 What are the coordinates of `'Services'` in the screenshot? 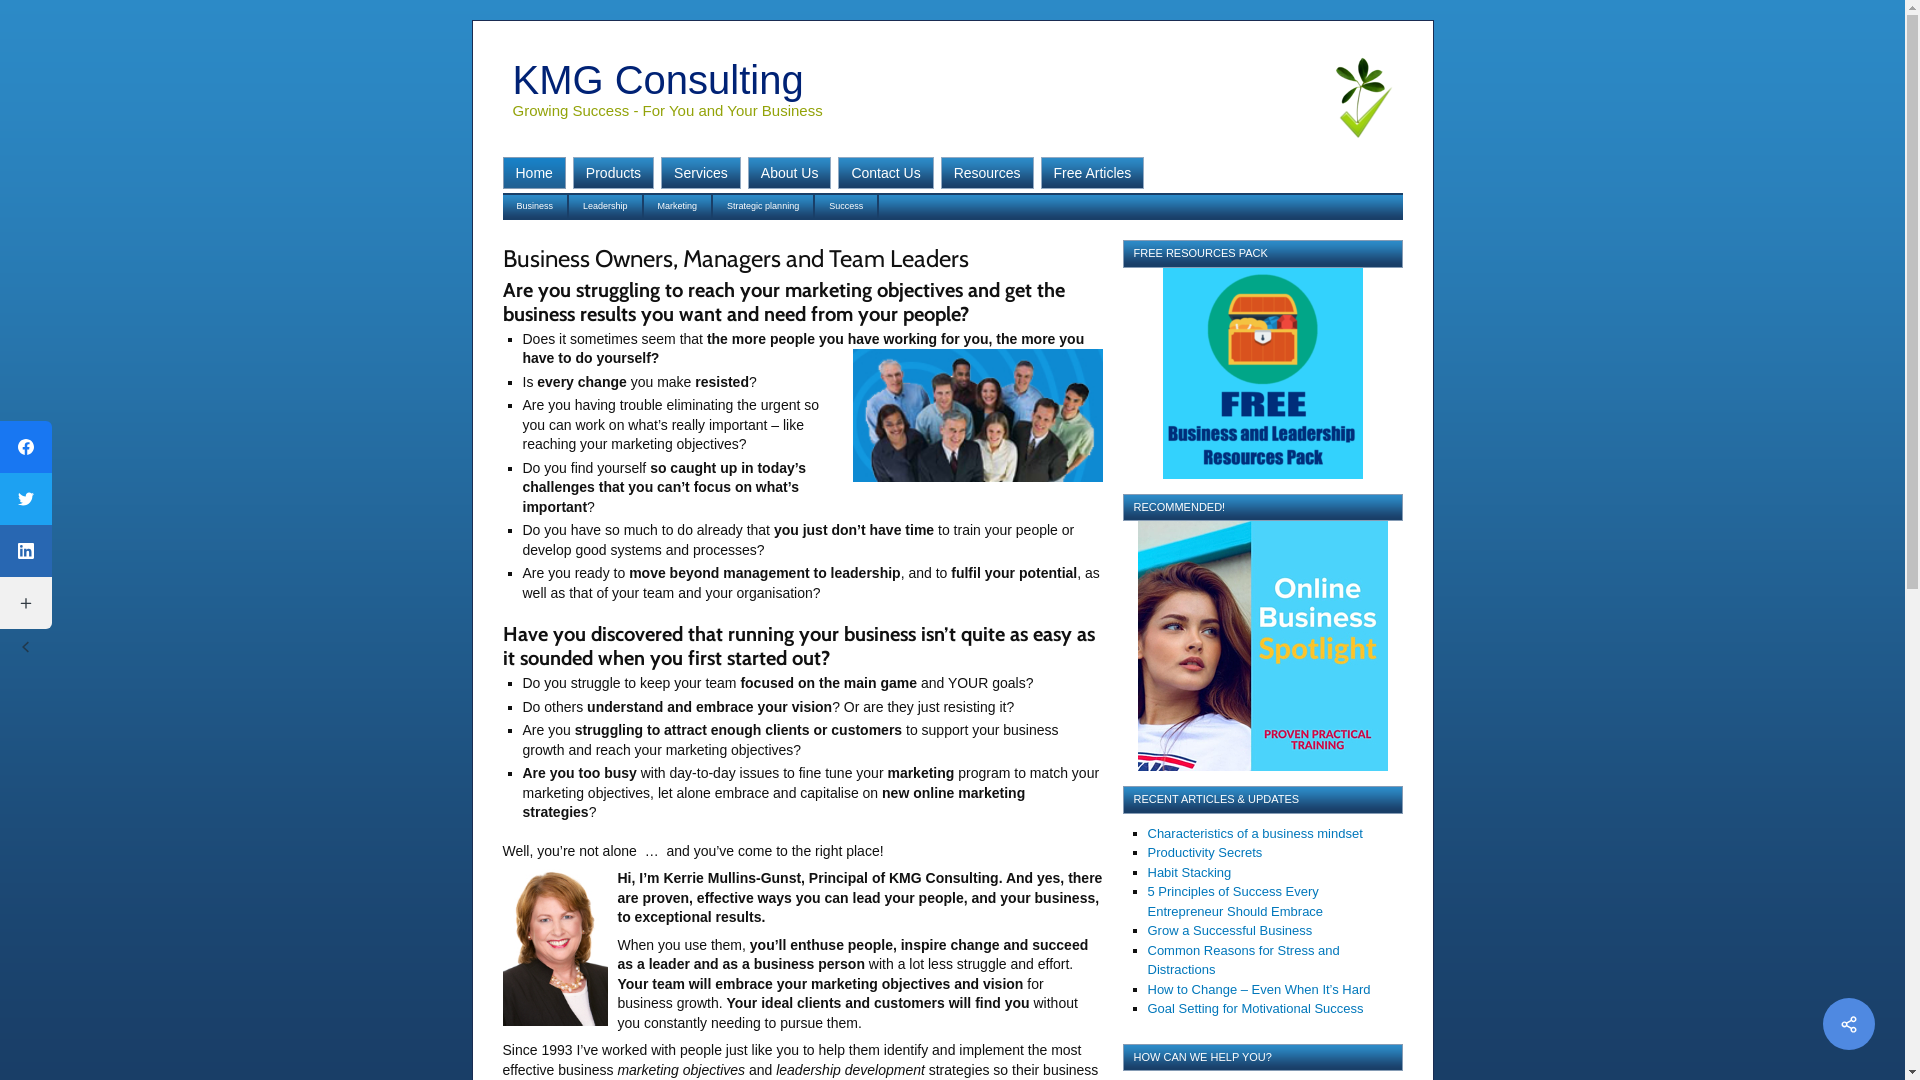 It's located at (700, 172).